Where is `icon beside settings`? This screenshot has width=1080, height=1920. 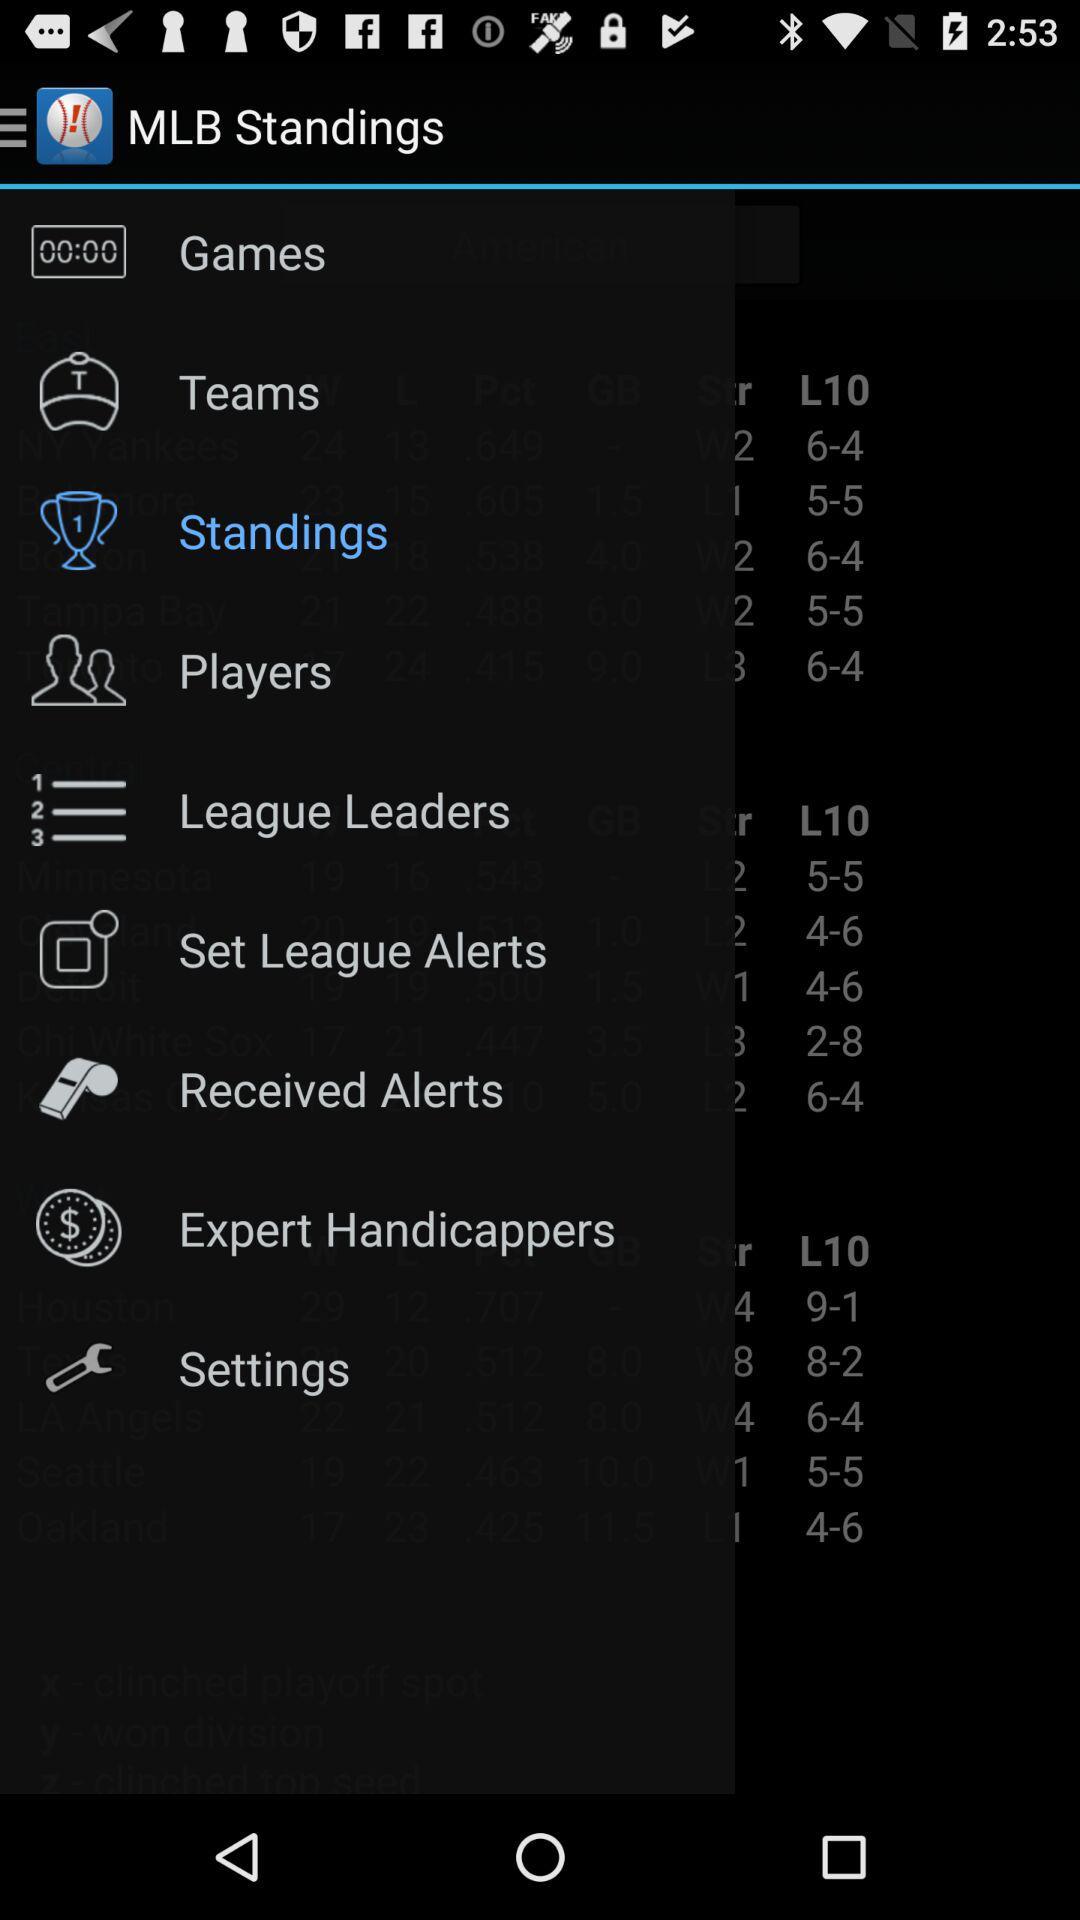
icon beside settings is located at coordinates (77, 1366).